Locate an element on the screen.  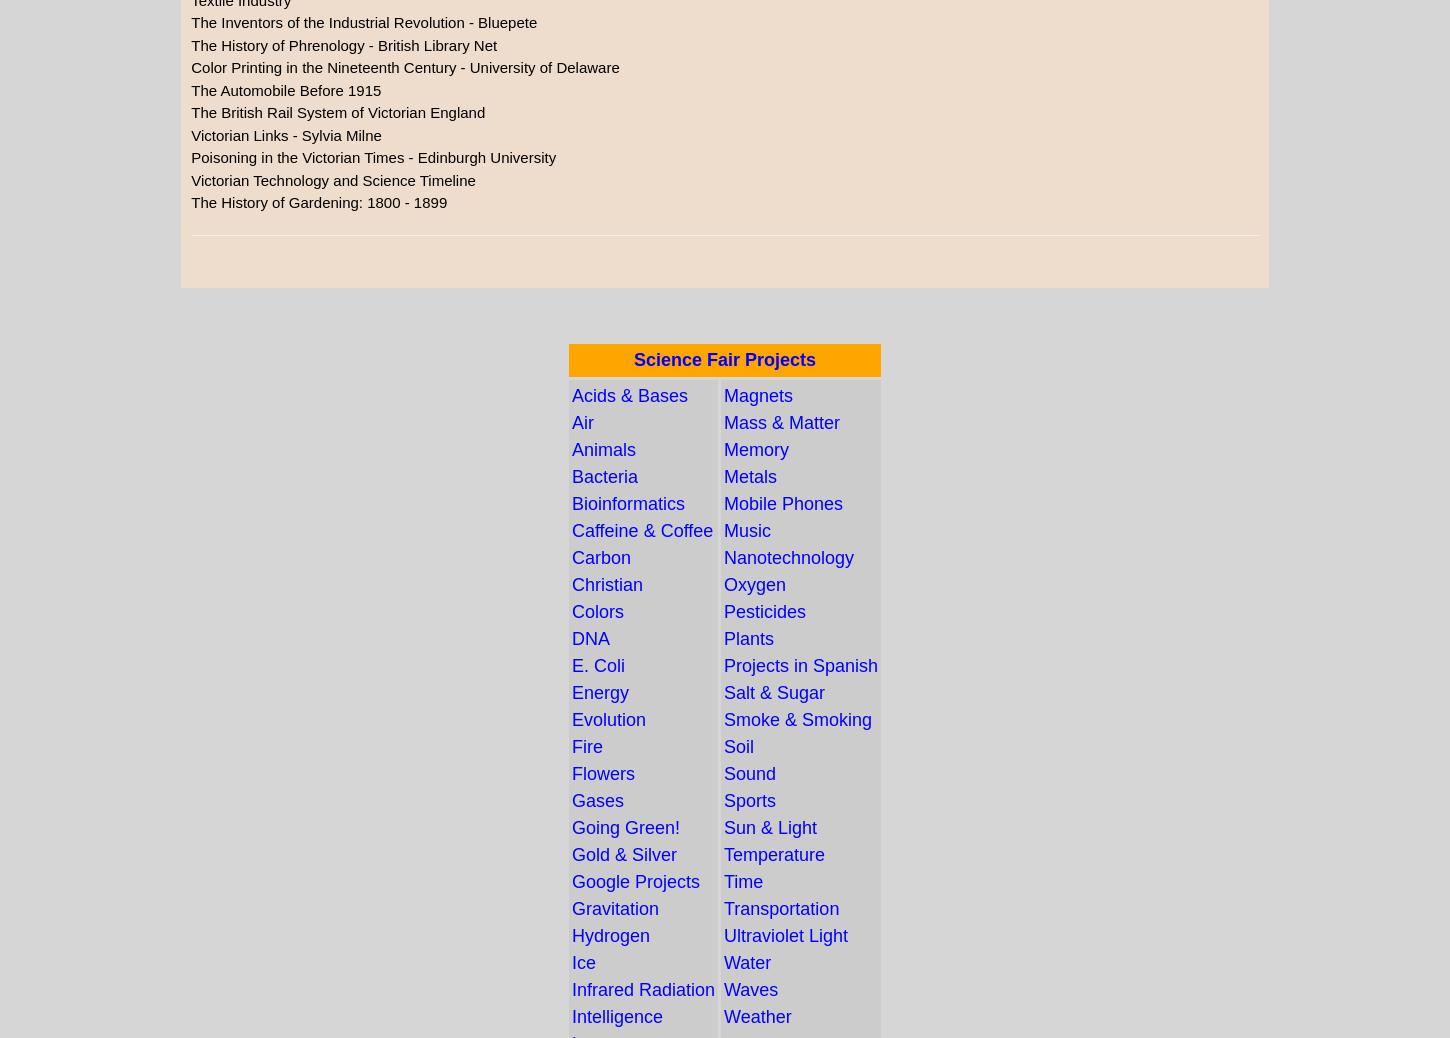
'Animals' is located at coordinates (603, 449).